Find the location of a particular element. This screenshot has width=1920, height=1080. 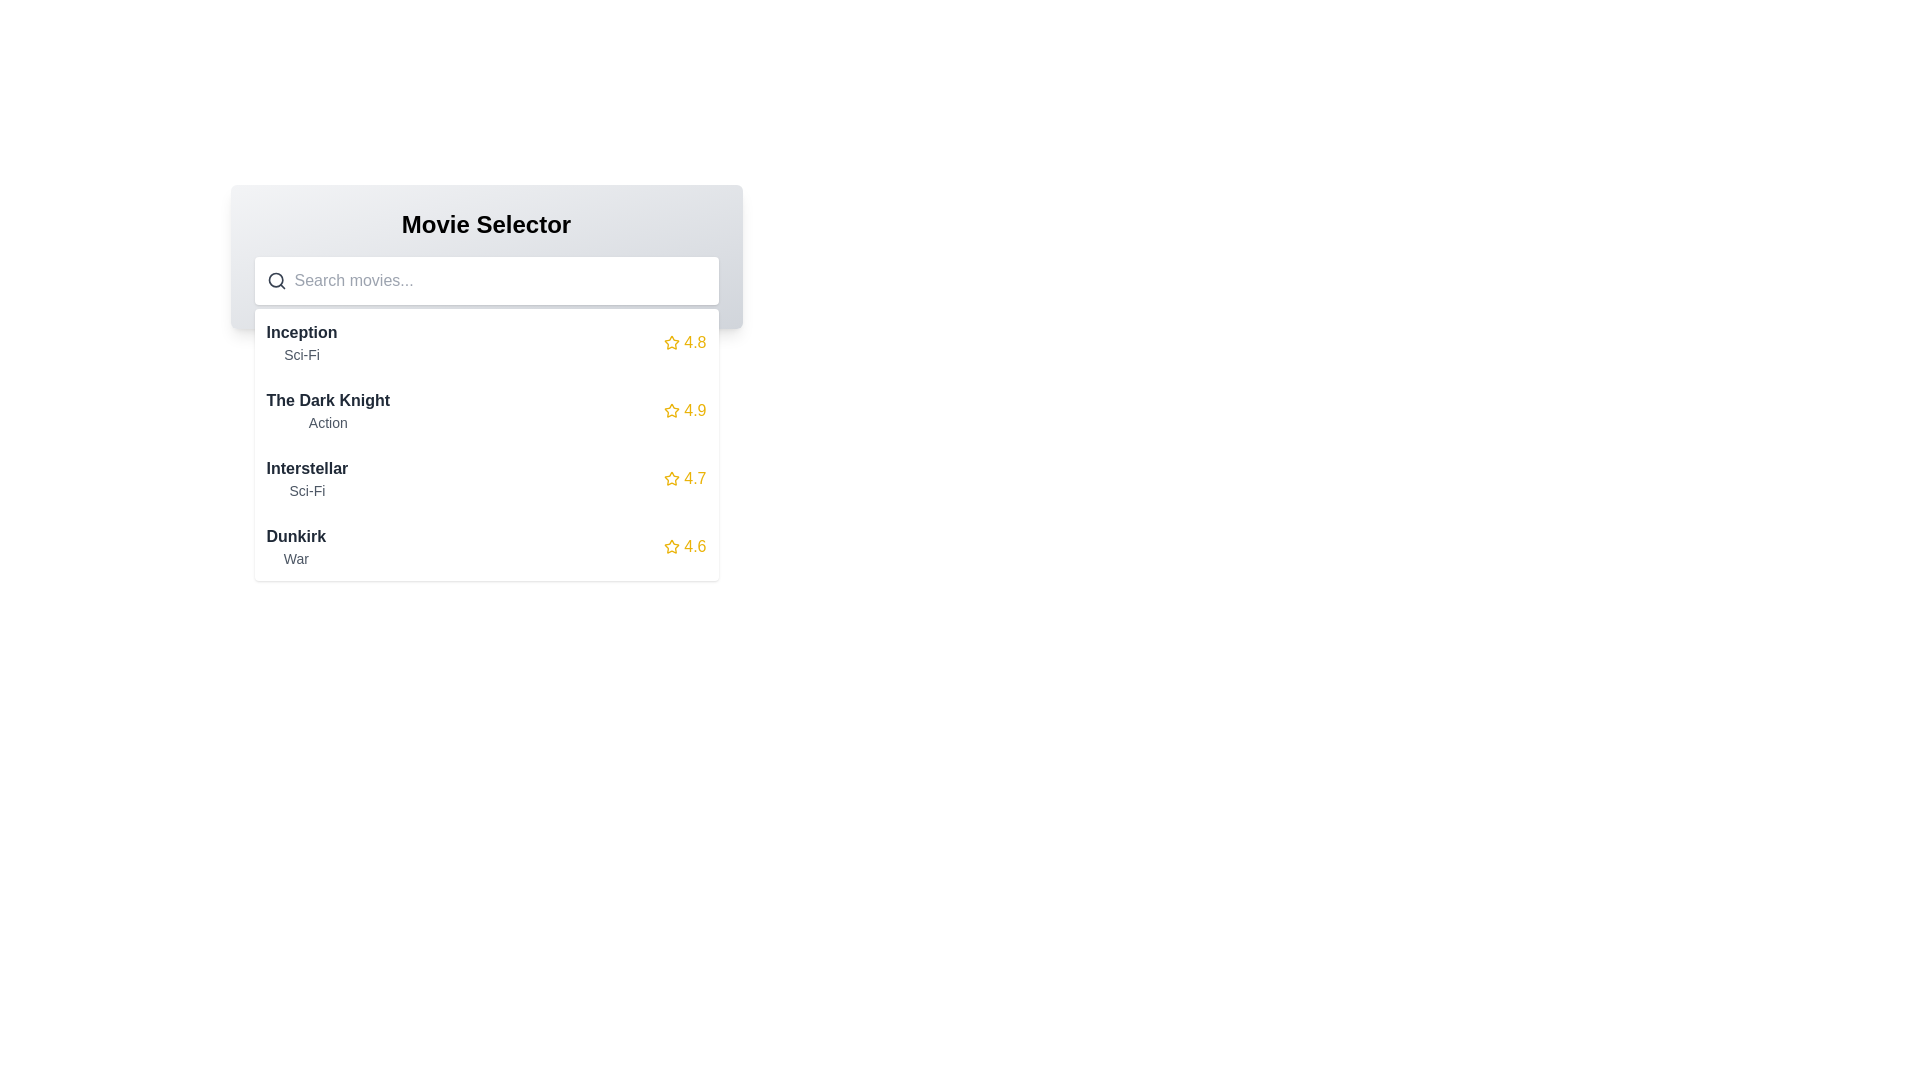

the text label displaying 'Action' located beneath the title 'The Dark Knight' in the 'Movie Selector' section is located at coordinates (328, 422).